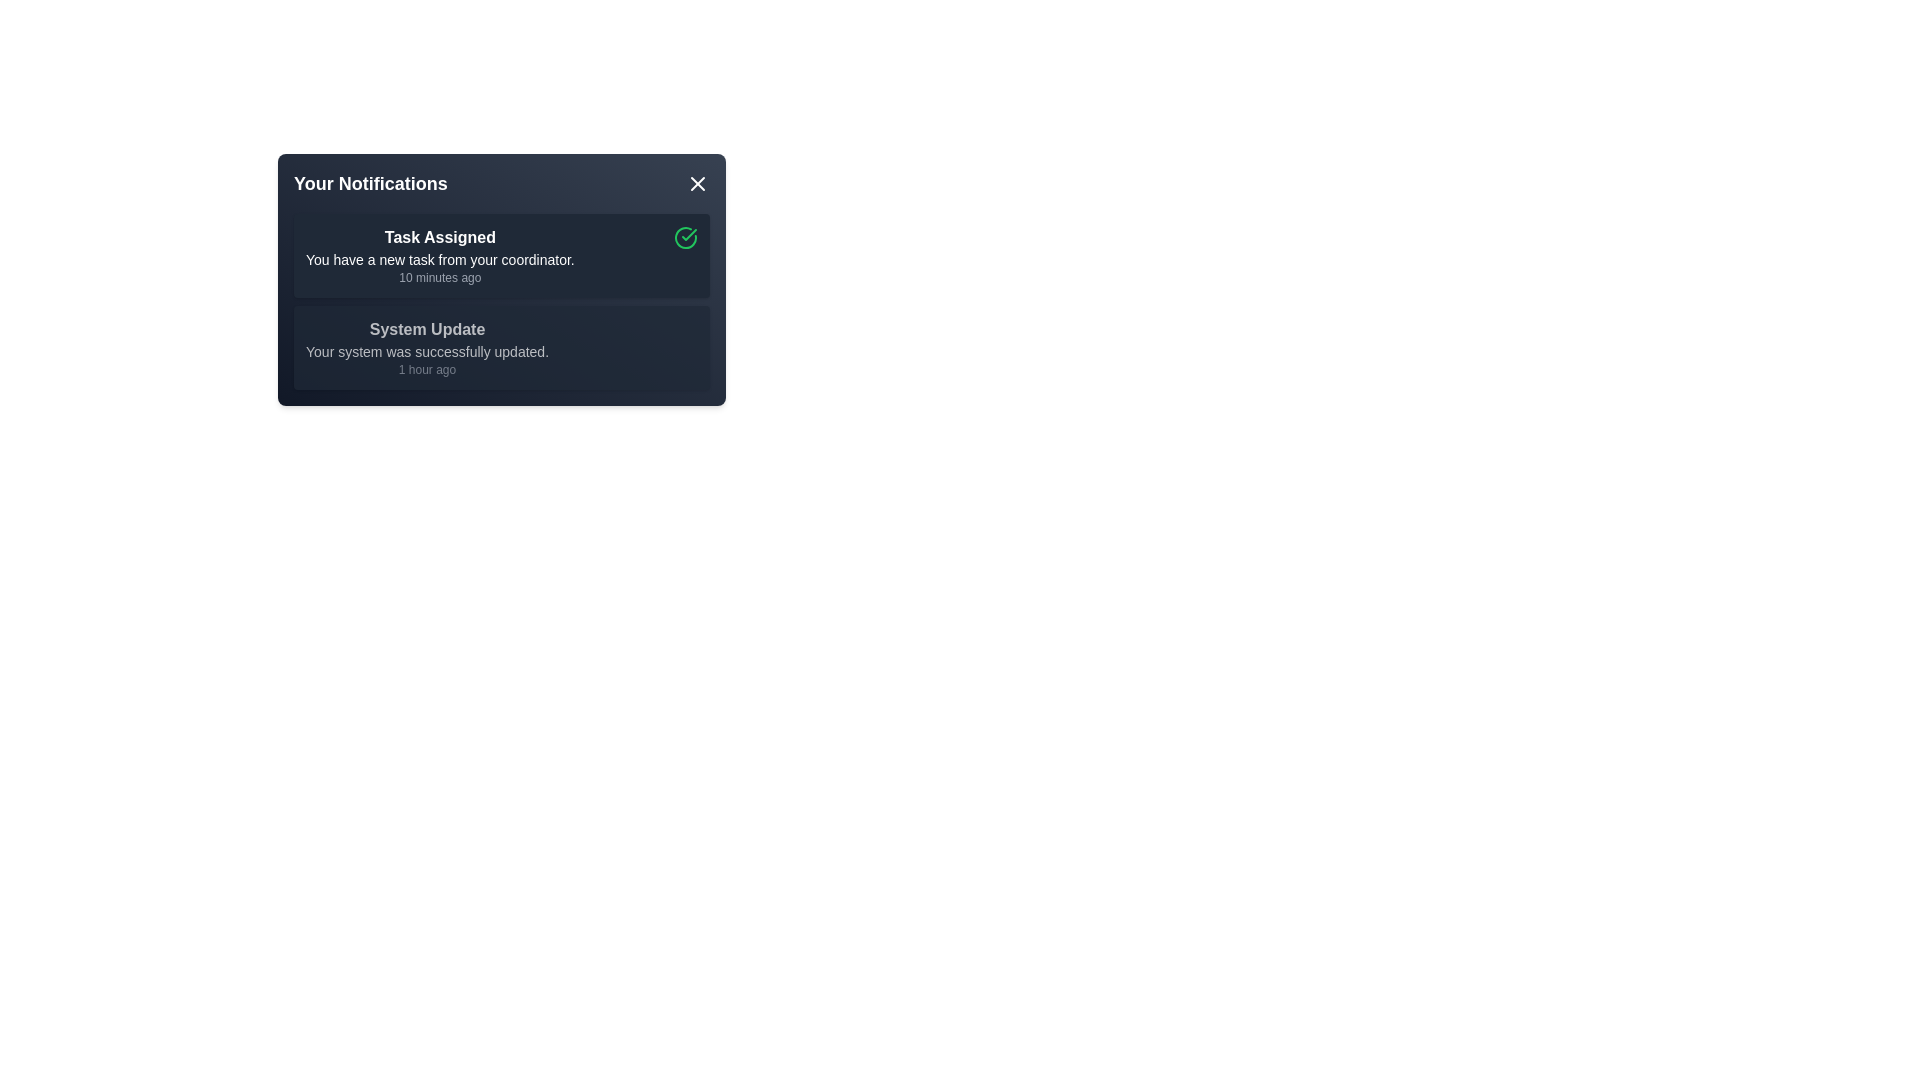 Image resolution: width=1920 pixels, height=1080 pixels. What do you see at coordinates (426, 370) in the screenshot?
I see `the timestamp text label located below the message 'Your system was successfully updated.' in the notification pane` at bounding box center [426, 370].